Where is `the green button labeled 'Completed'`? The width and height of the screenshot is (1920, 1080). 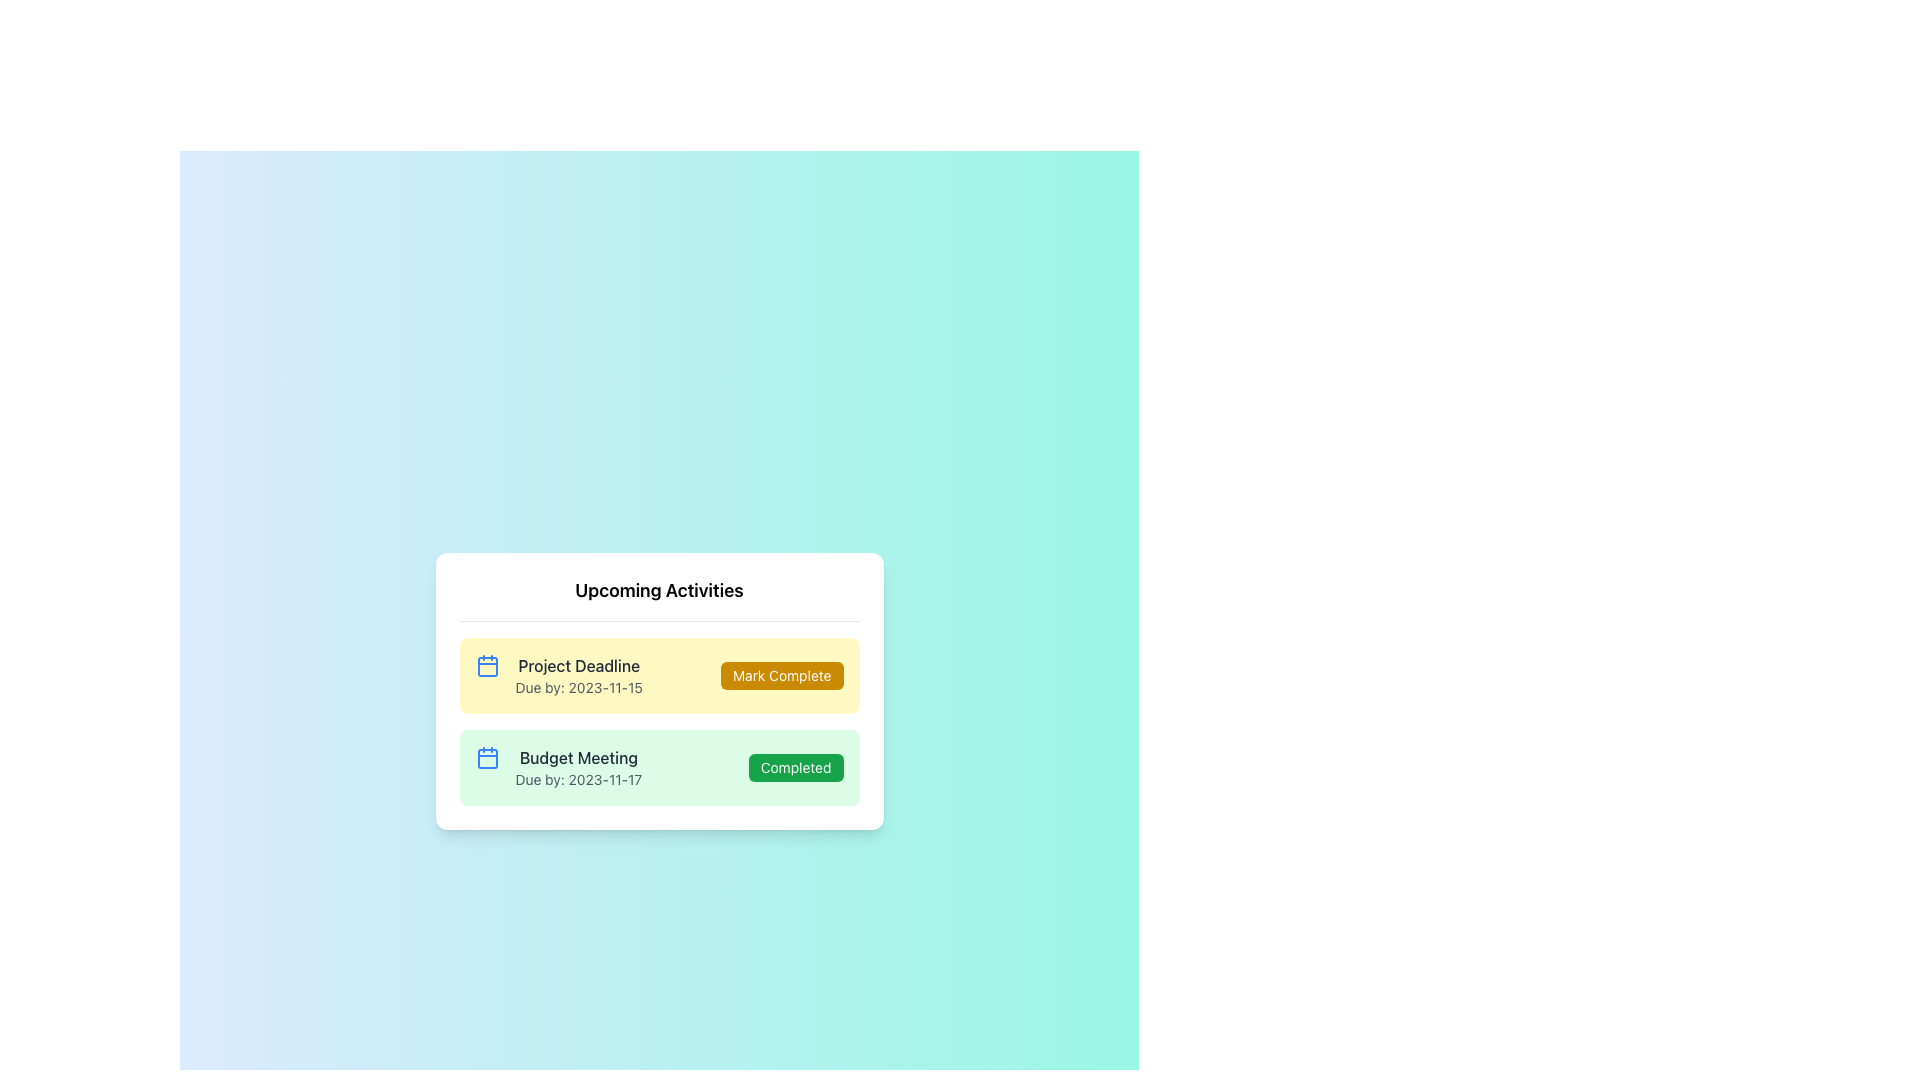
the green button labeled 'Completed' is located at coordinates (795, 766).